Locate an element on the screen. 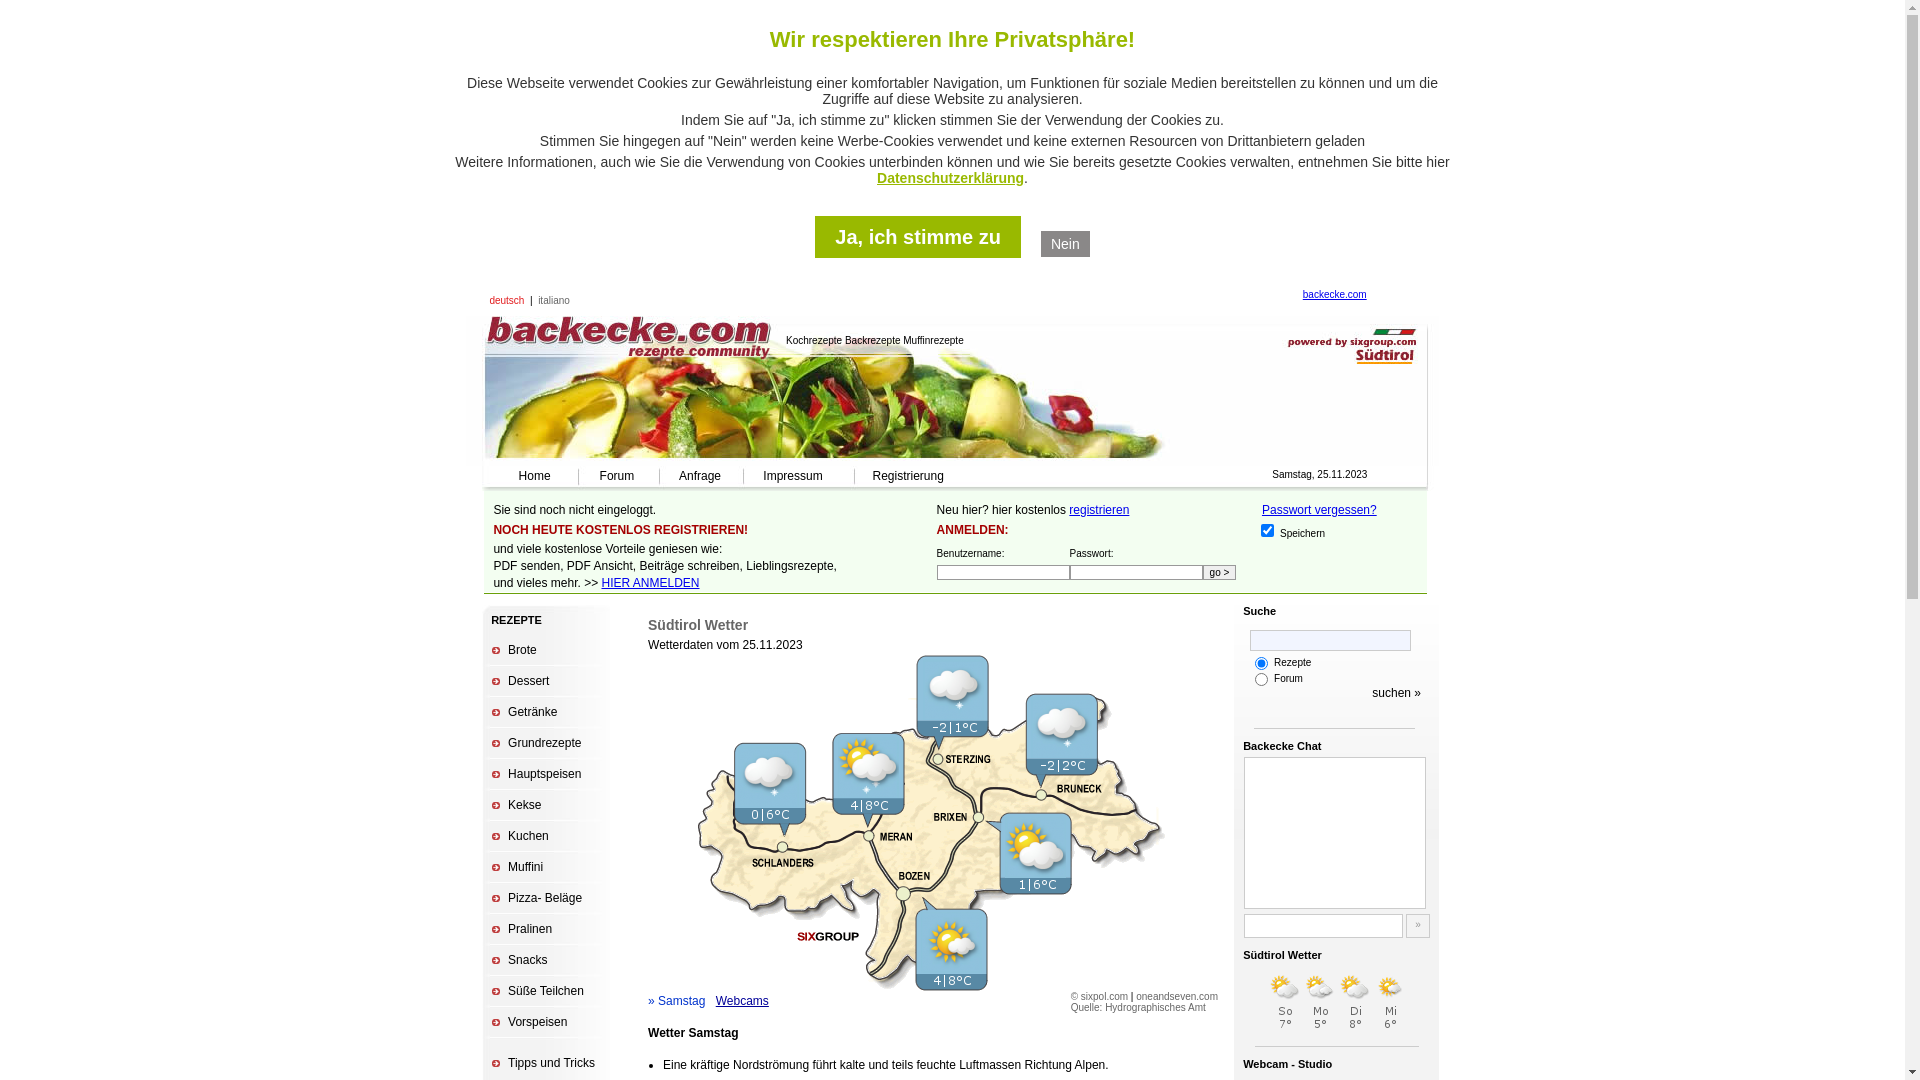  'Registrierung' is located at coordinates (872, 475).